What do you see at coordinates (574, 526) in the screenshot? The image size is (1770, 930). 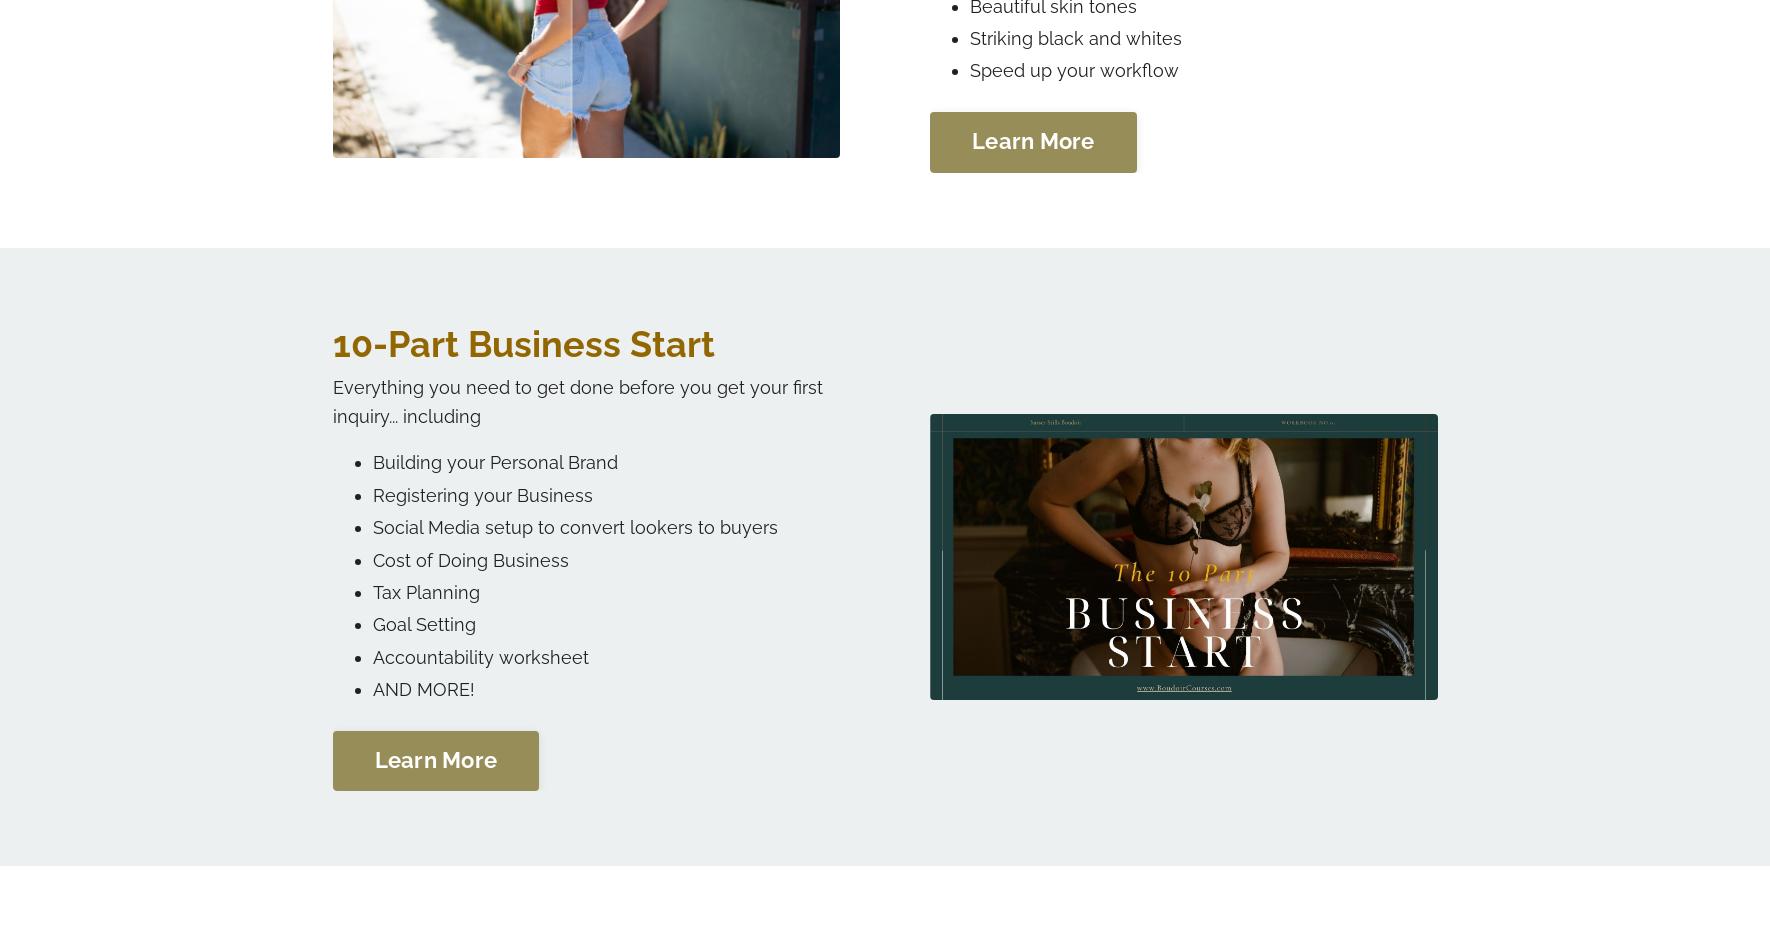 I see `'Social Media setup to convert lookers to buyers'` at bounding box center [574, 526].